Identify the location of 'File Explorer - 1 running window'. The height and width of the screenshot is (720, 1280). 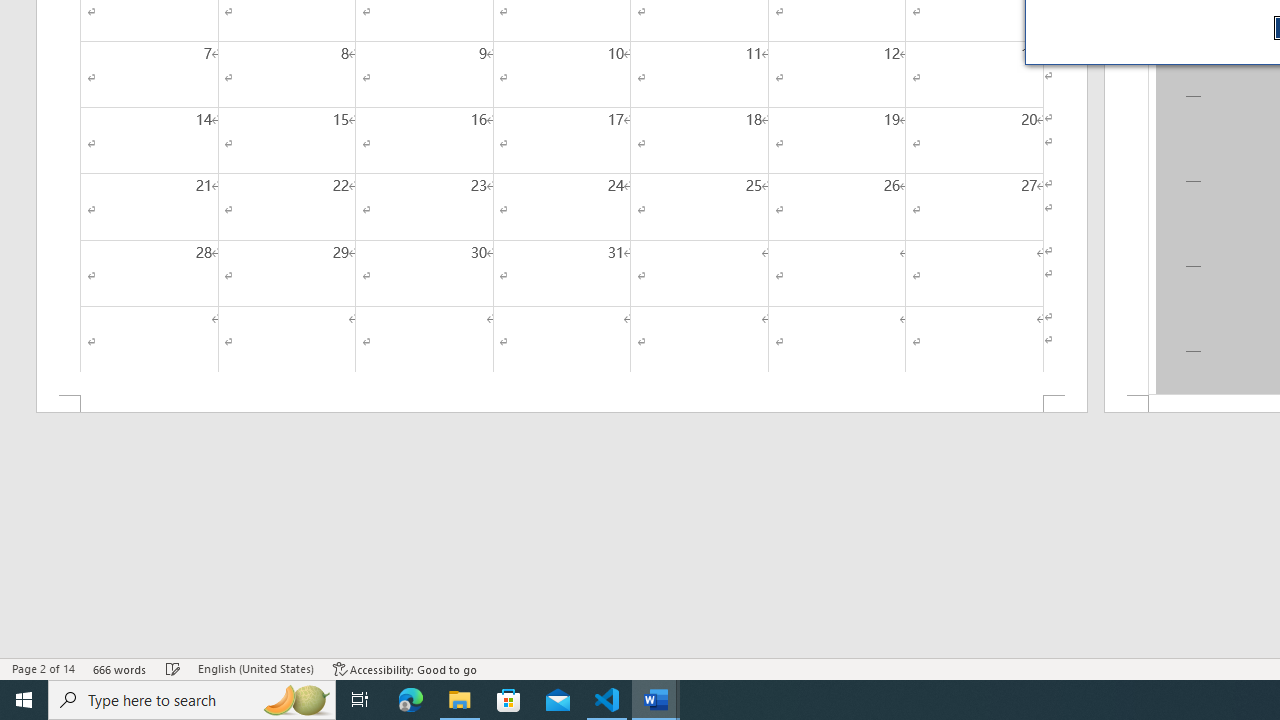
(459, 698).